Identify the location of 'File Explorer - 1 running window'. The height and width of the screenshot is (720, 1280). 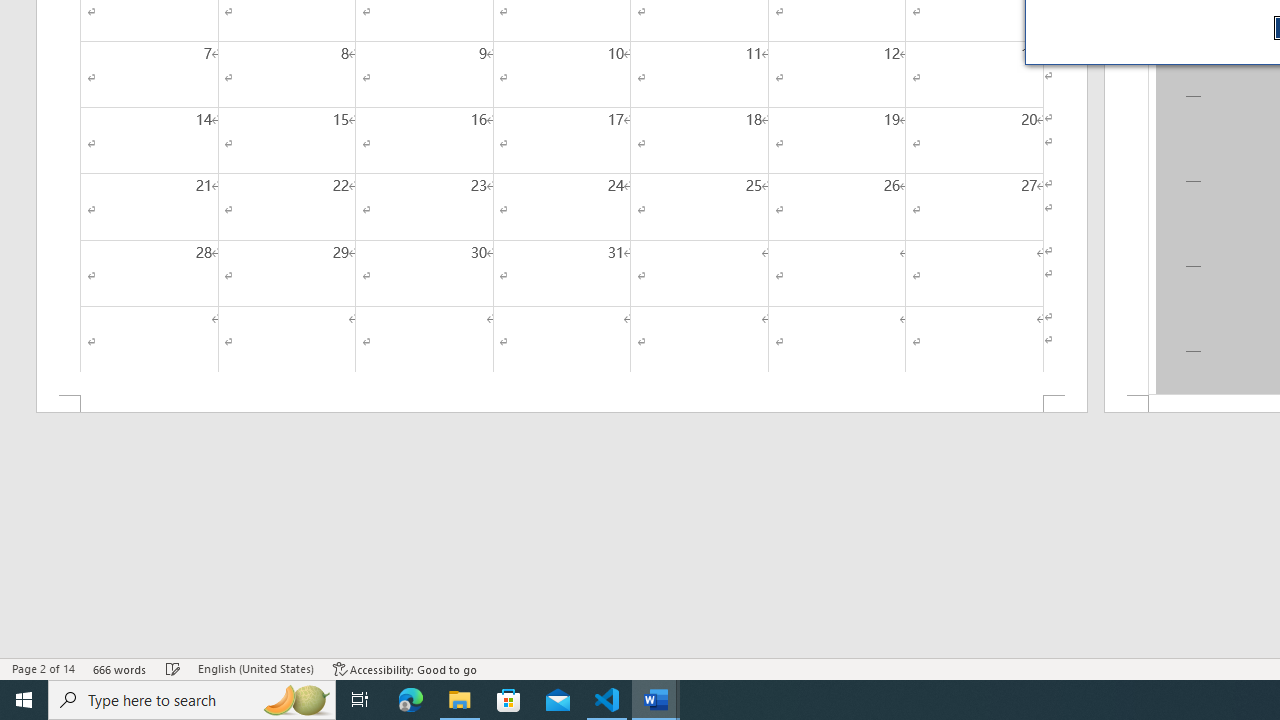
(459, 698).